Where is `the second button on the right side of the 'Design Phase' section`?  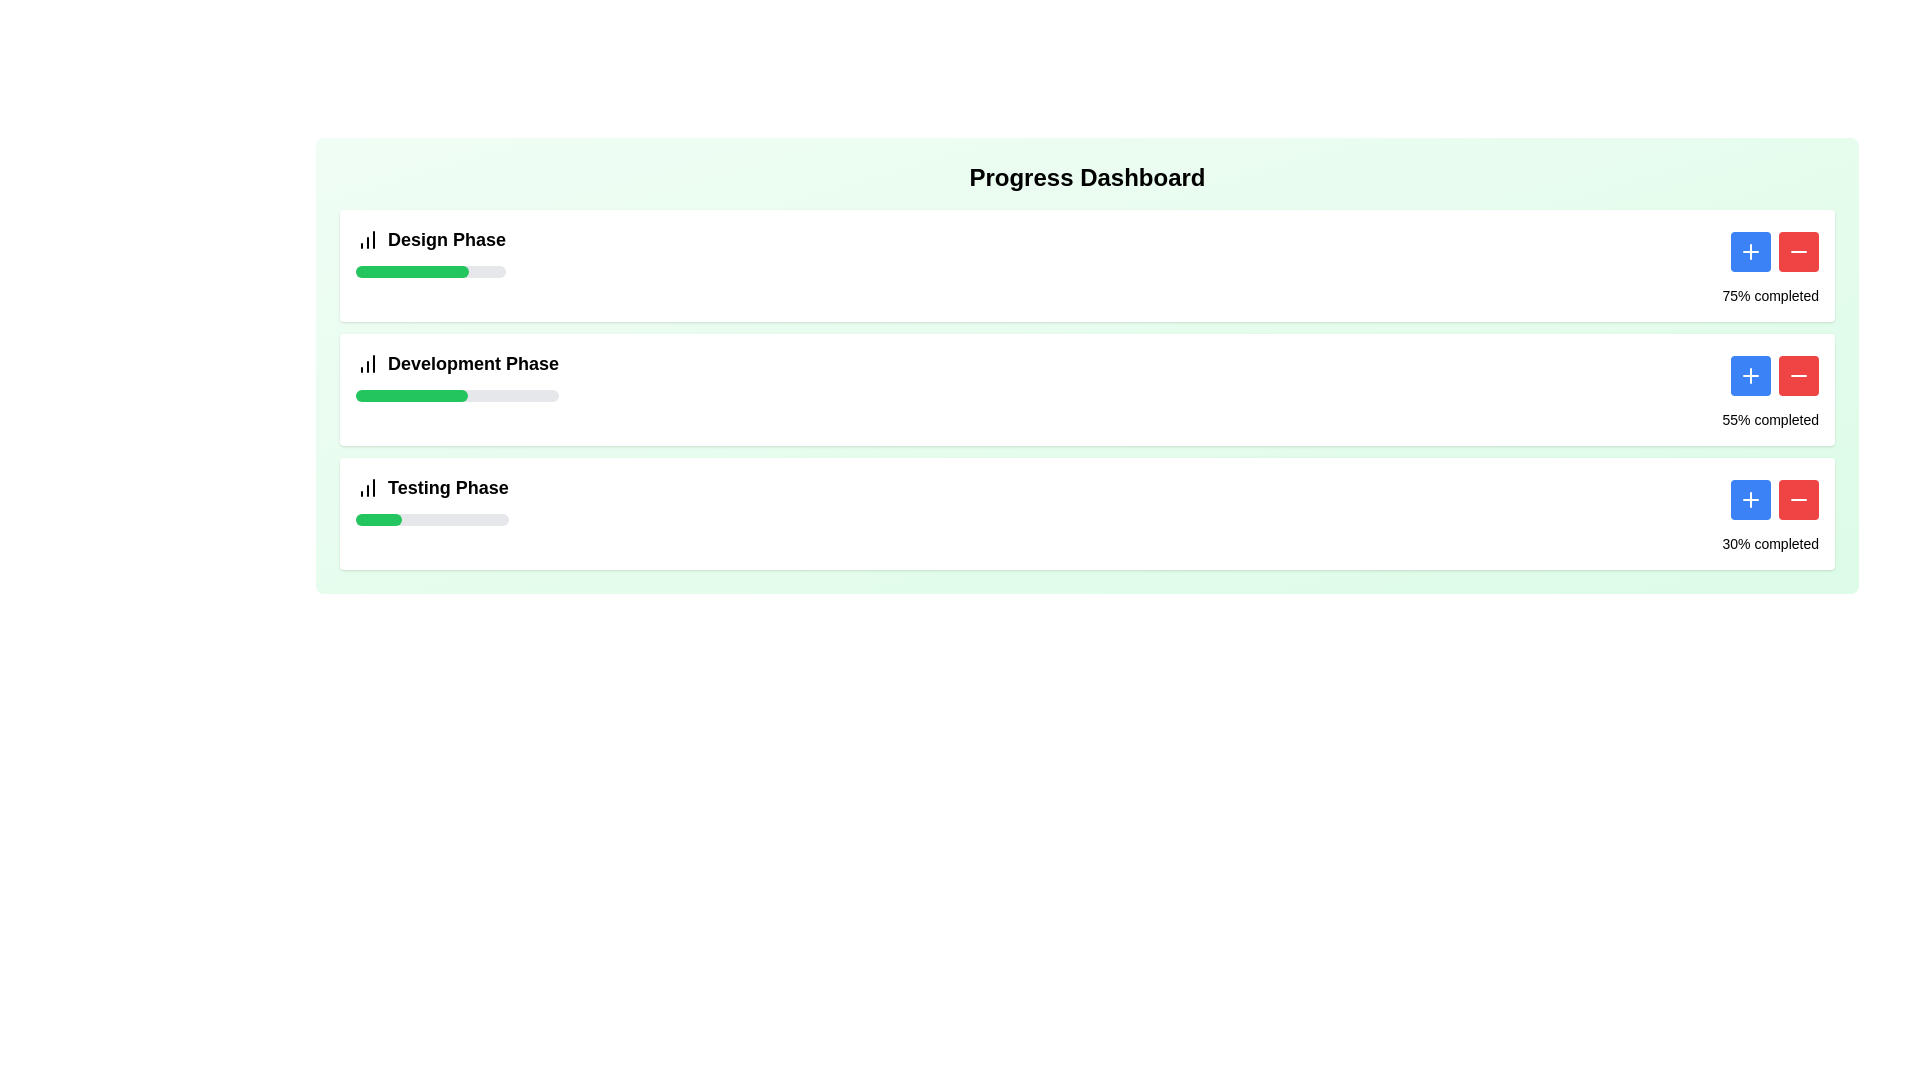 the second button on the right side of the 'Design Phase' section is located at coordinates (1799, 250).